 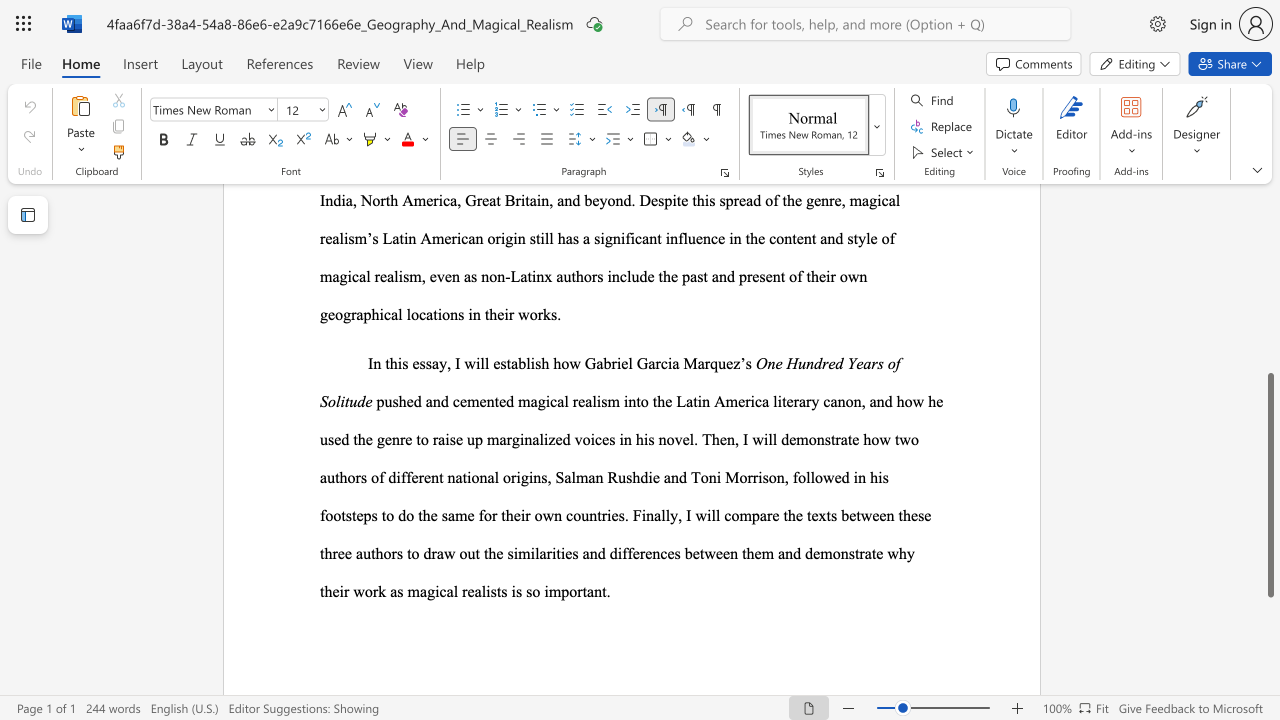 I want to click on the 5th character "i" in the text, so click(x=650, y=477).